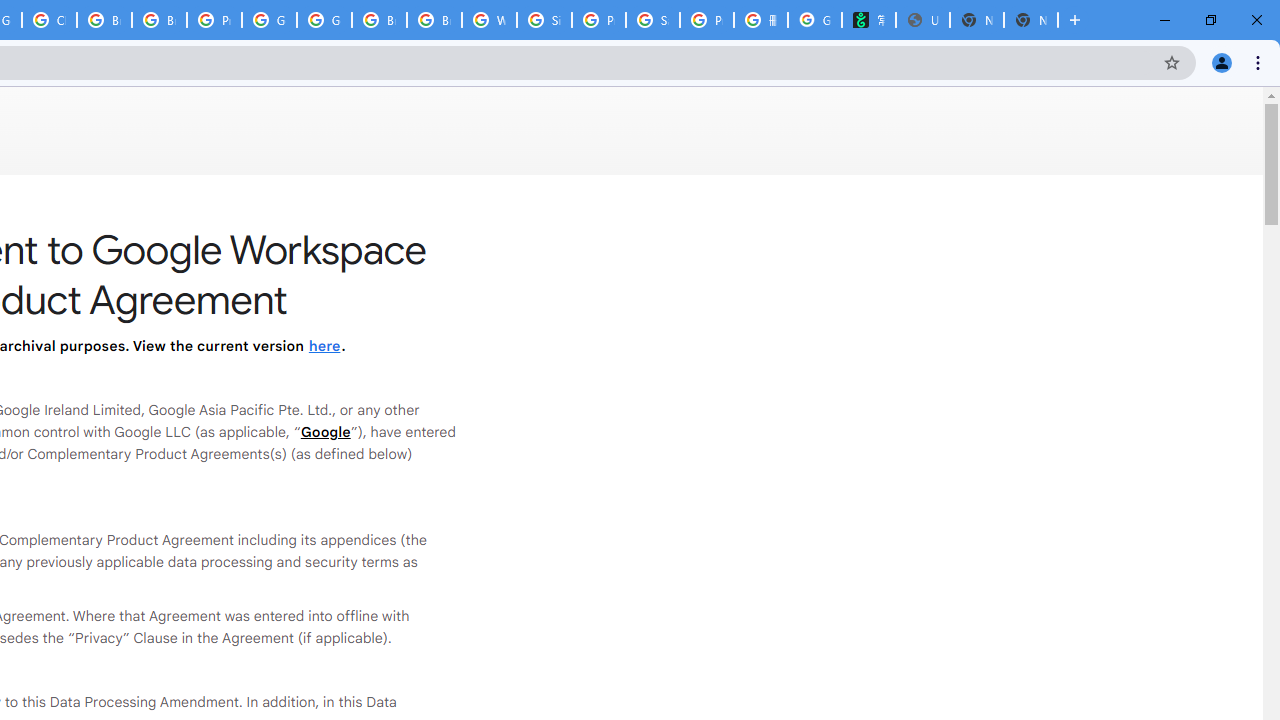 This screenshot has width=1280, height=720. Describe the element at coordinates (544, 20) in the screenshot. I see `'Sign in - Google Accounts'` at that location.